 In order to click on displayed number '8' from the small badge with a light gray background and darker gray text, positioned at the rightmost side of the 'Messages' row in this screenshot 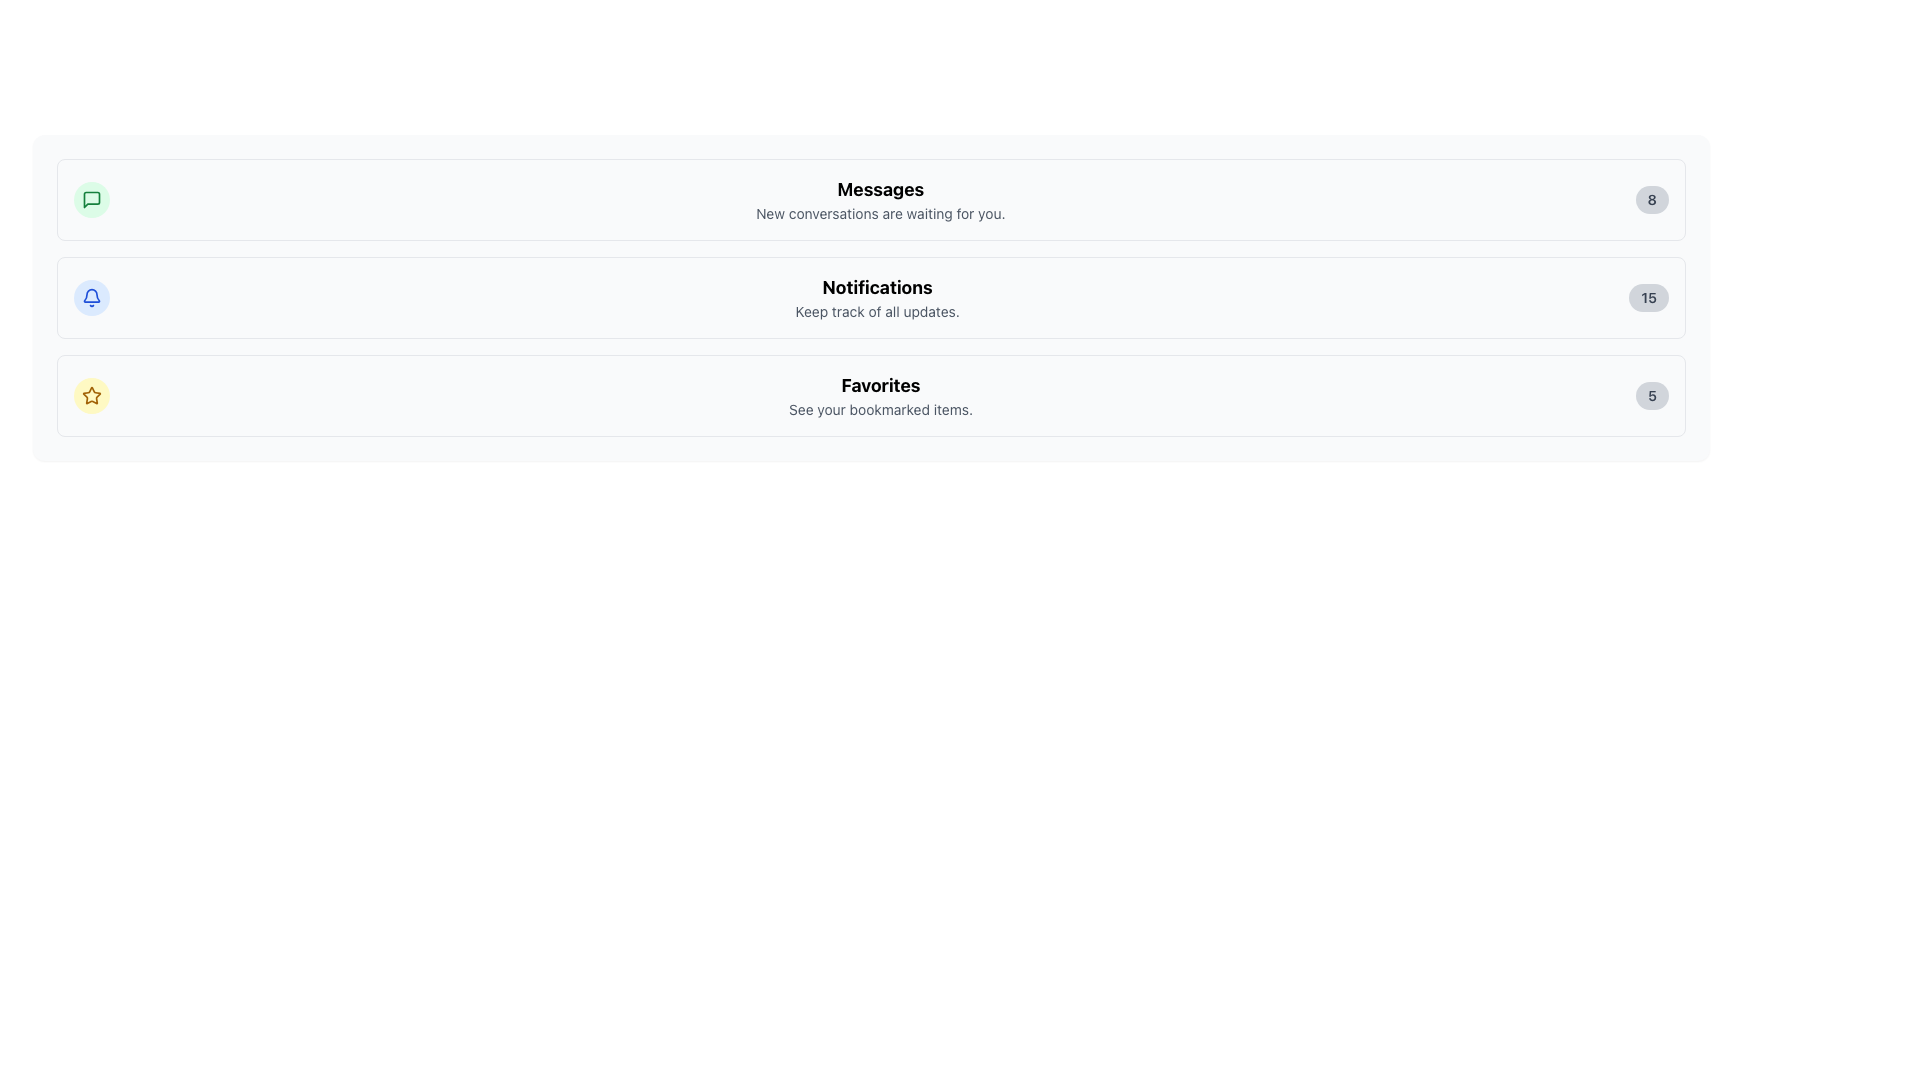, I will do `click(1652, 200)`.